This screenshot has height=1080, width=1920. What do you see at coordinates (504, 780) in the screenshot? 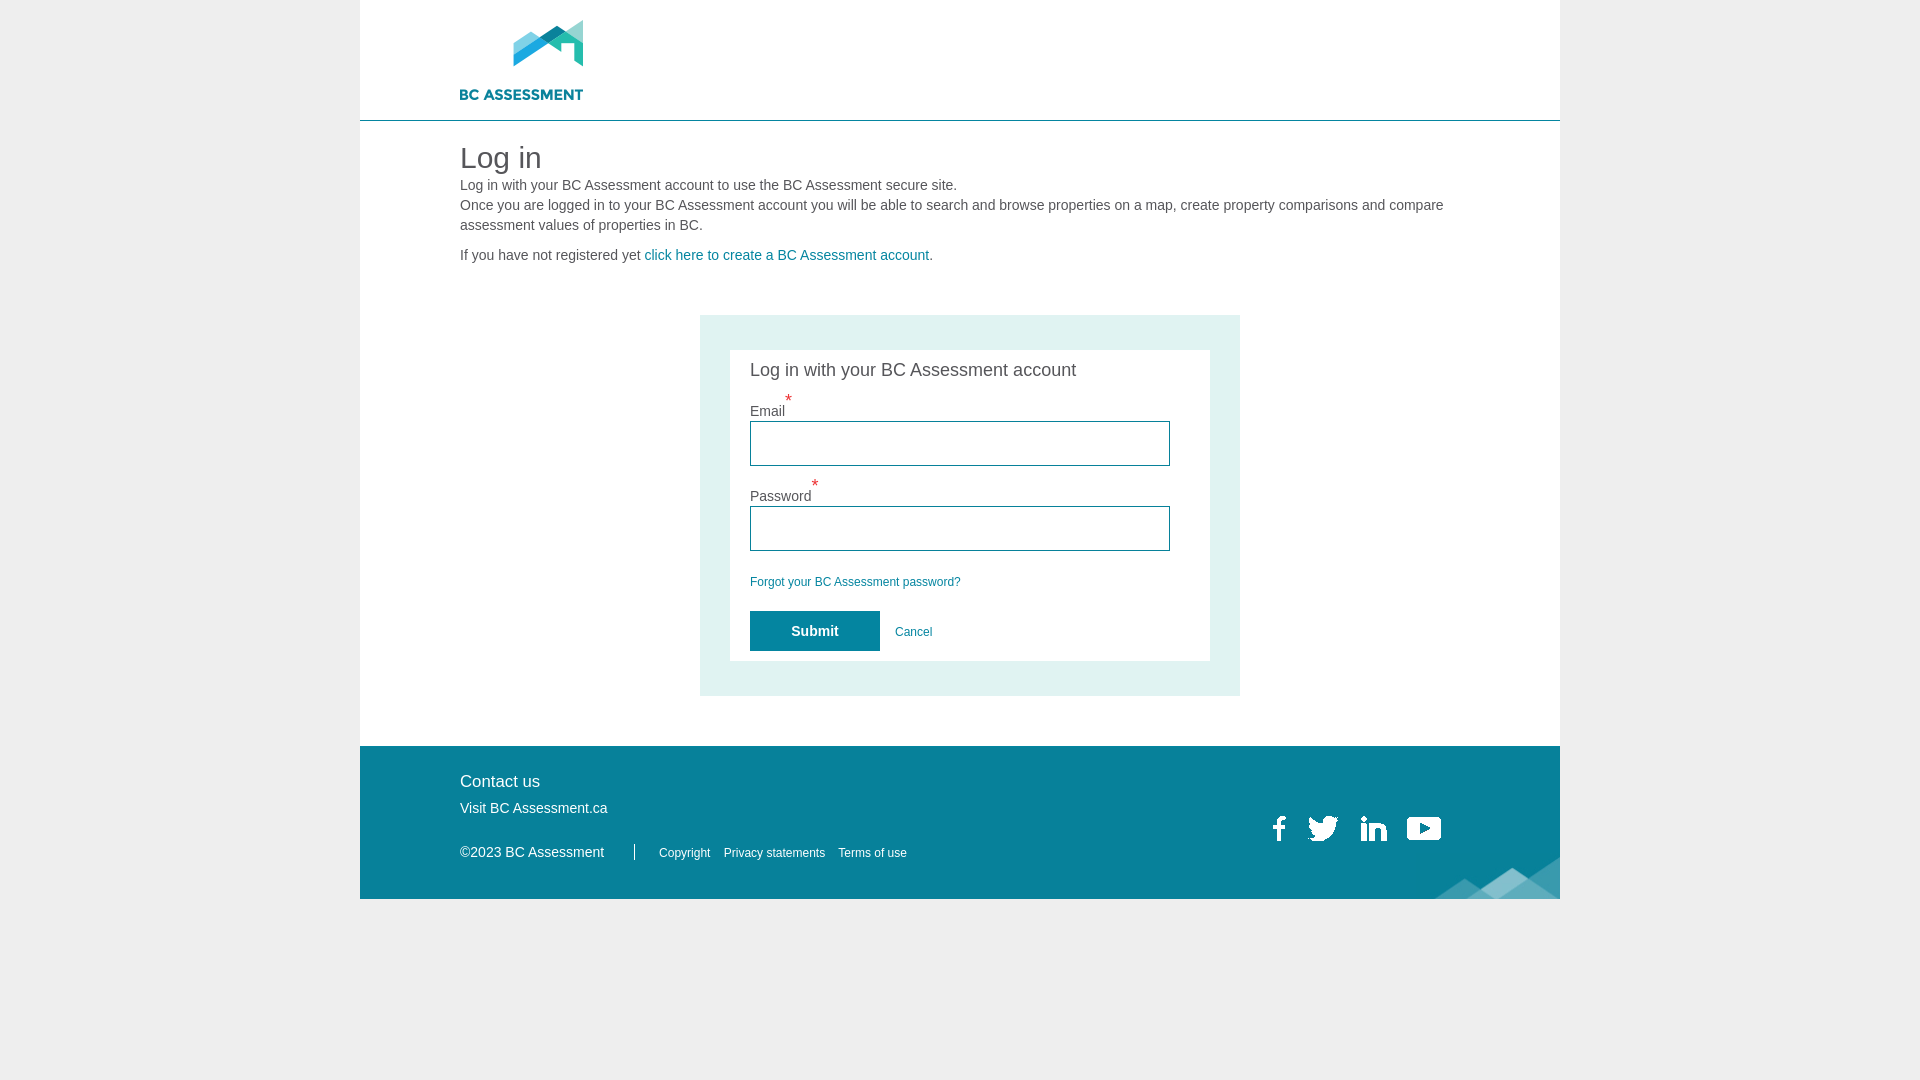
I see `'Contact us'` at bounding box center [504, 780].